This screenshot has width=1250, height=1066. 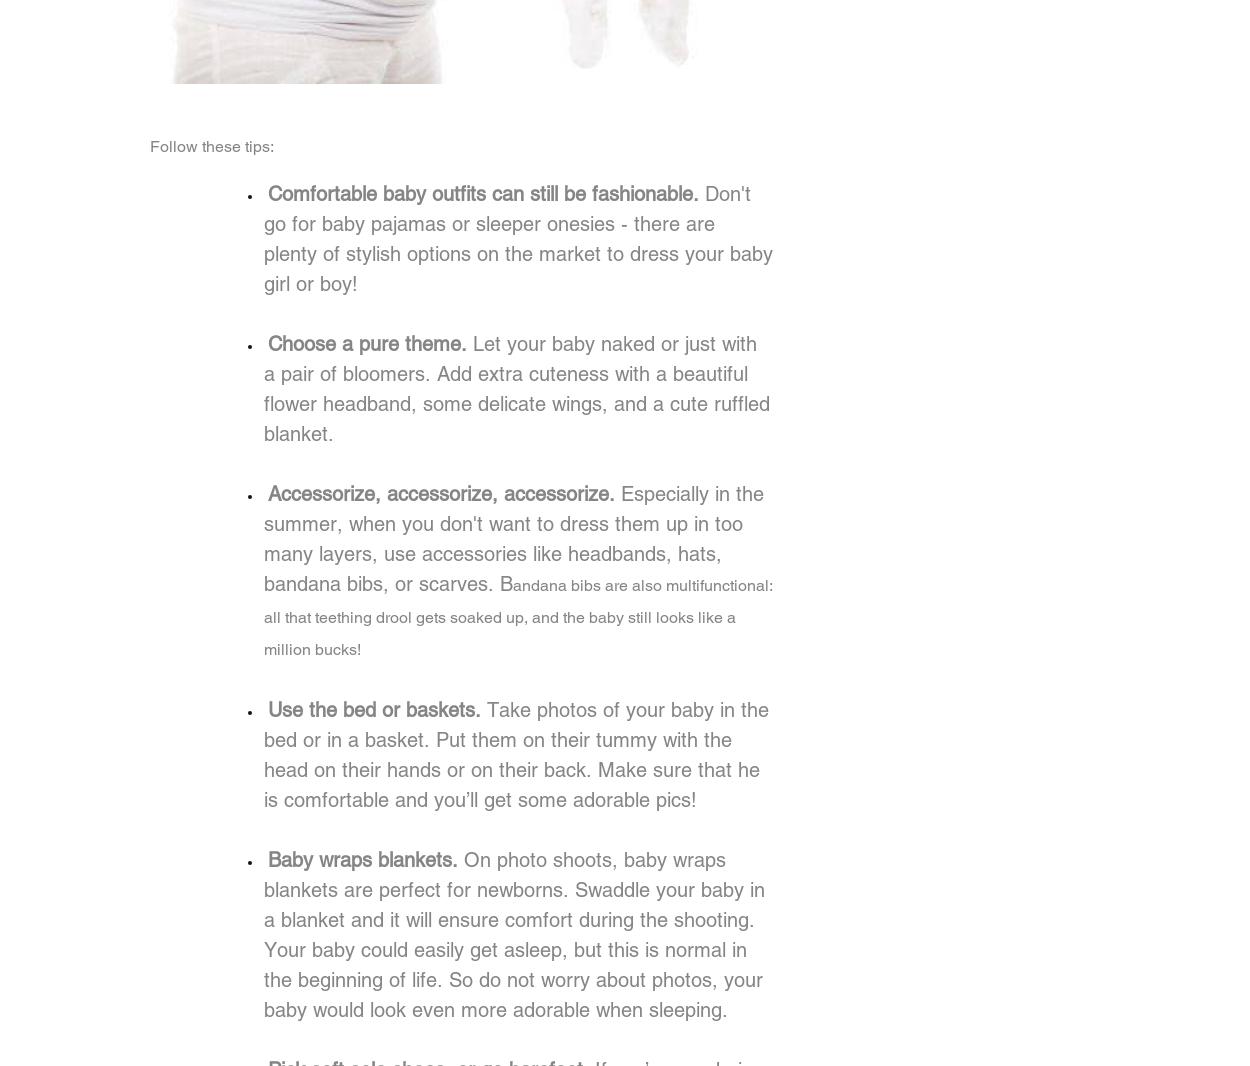 I want to click on 'On photo shoots, baby wraps blankets are perfect for newborns. Swaddle your baby in a blanket and it will ensure comfort during the shooting. Your baby could easily get asleep, but this is normal in the beginning of life. So do not worry about photos, your baby would look even more adorable when sleeping.', so click(x=264, y=934).